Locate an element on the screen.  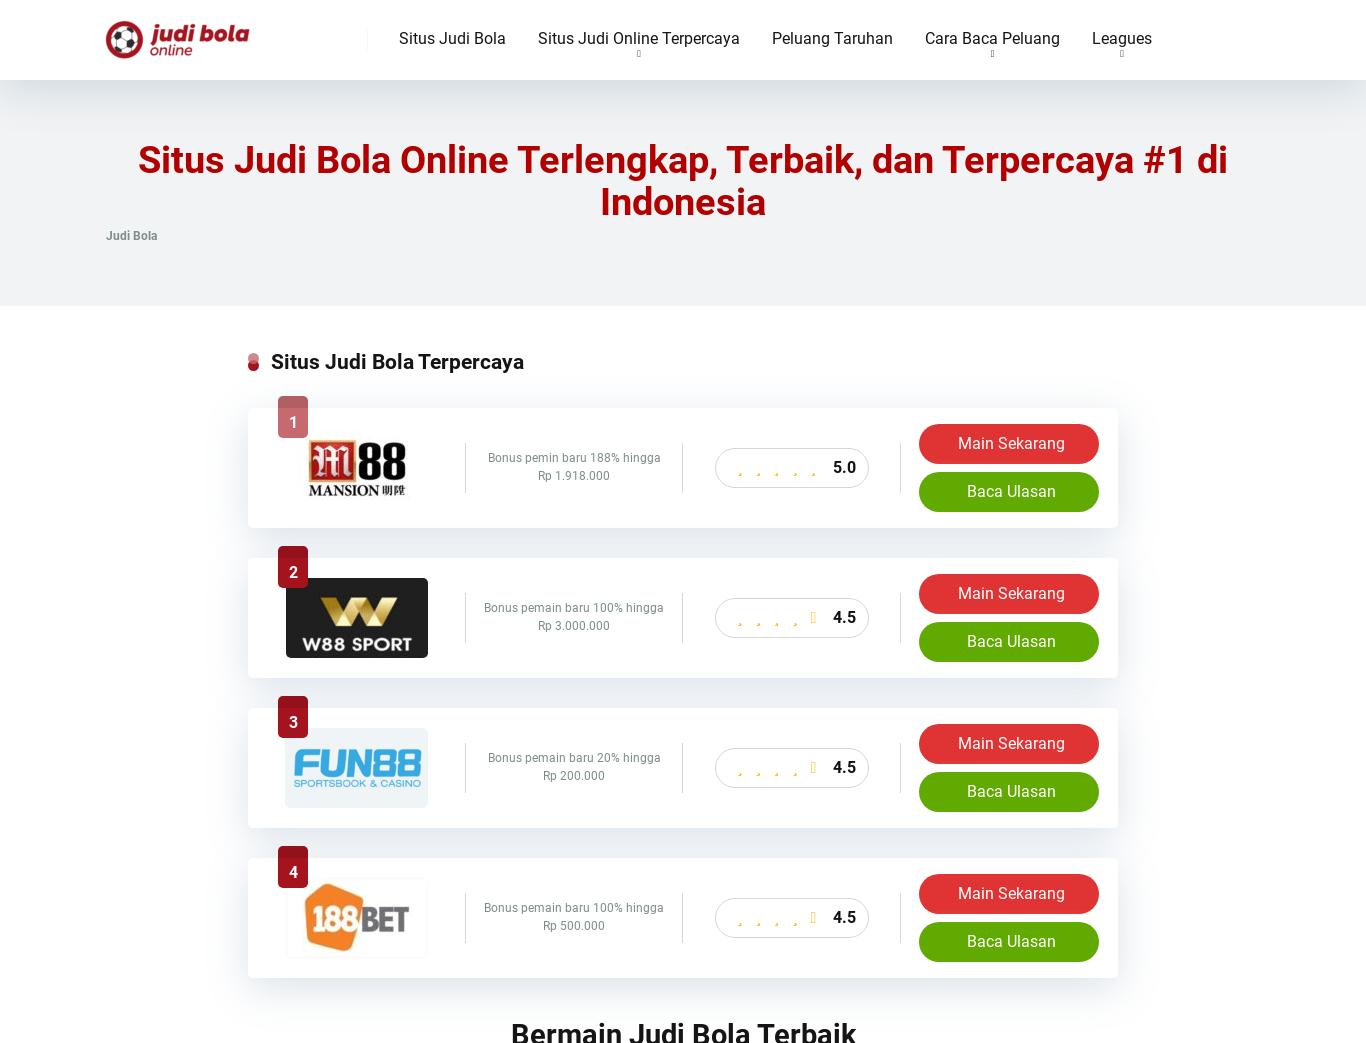
'Situs Judi Bola Terpercaya' is located at coordinates (396, 359).